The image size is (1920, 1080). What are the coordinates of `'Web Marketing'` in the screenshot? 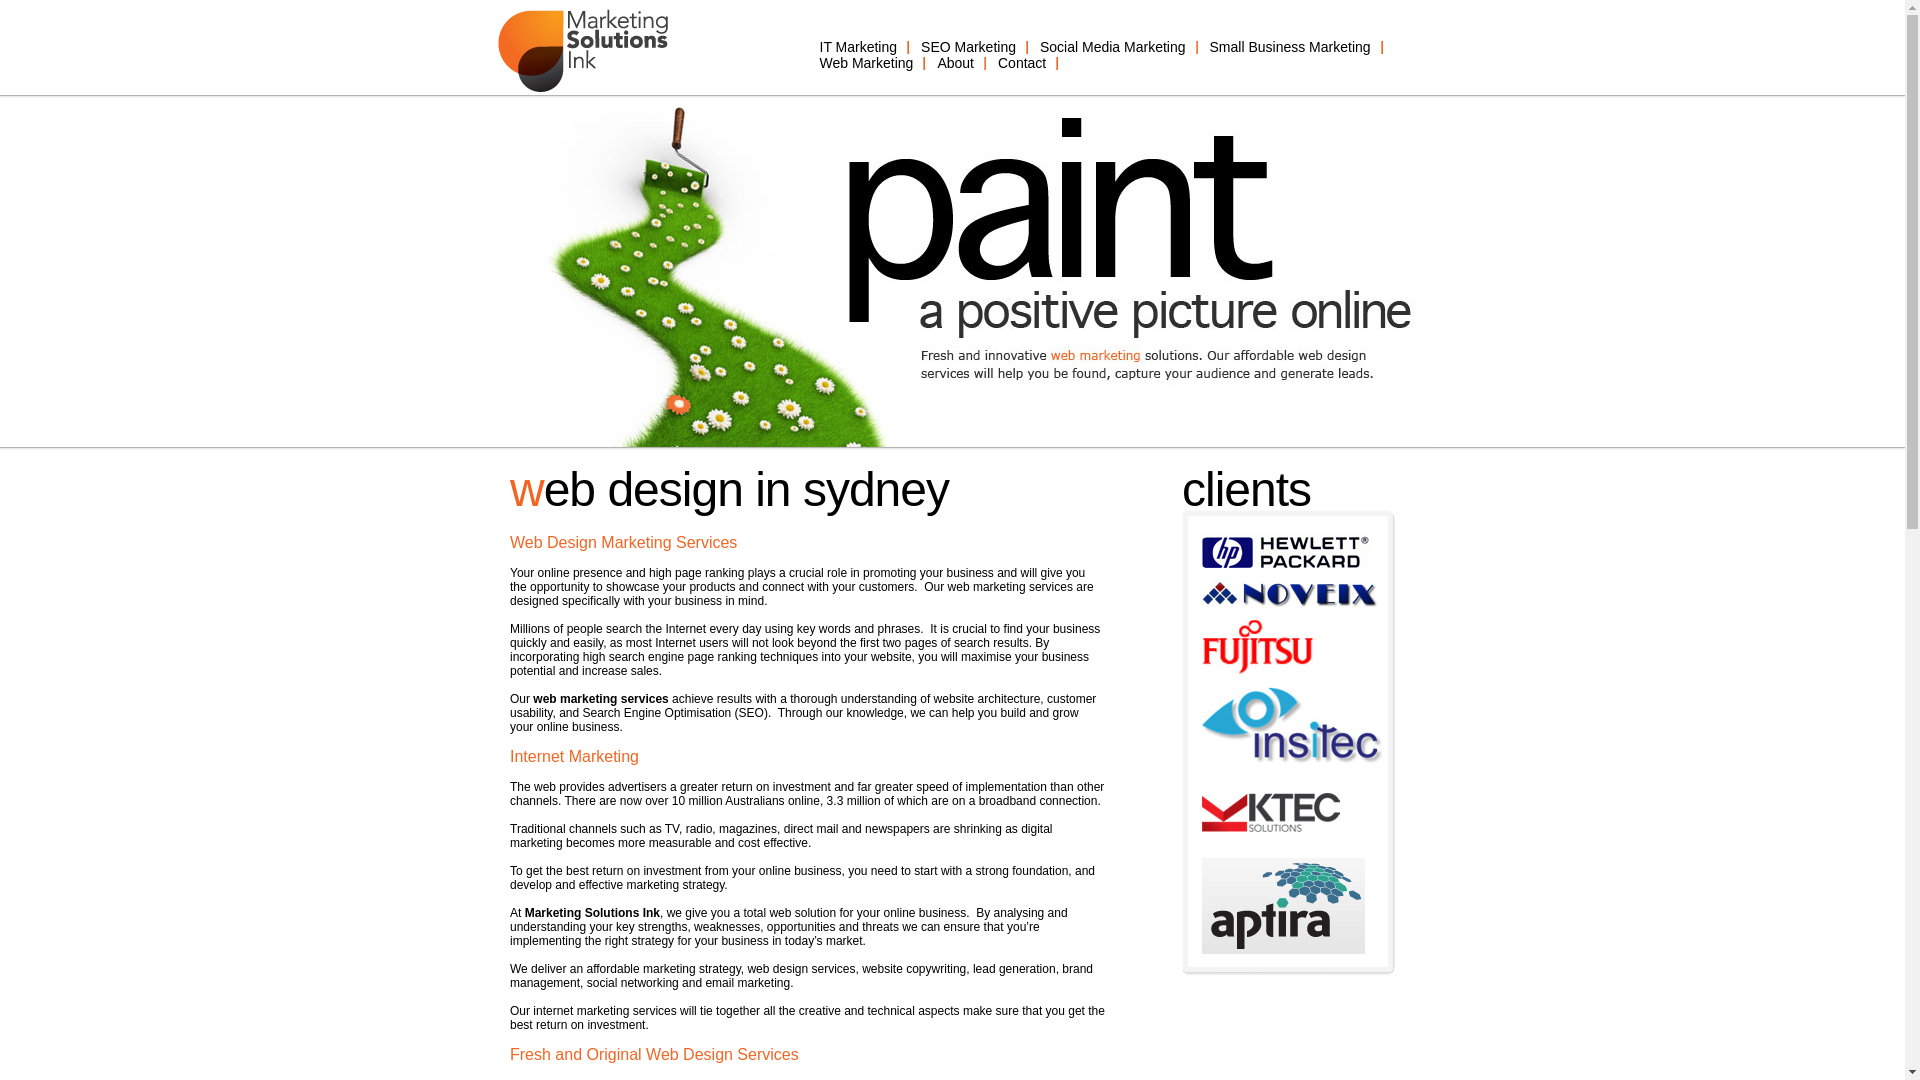 It's located at (867, 61).